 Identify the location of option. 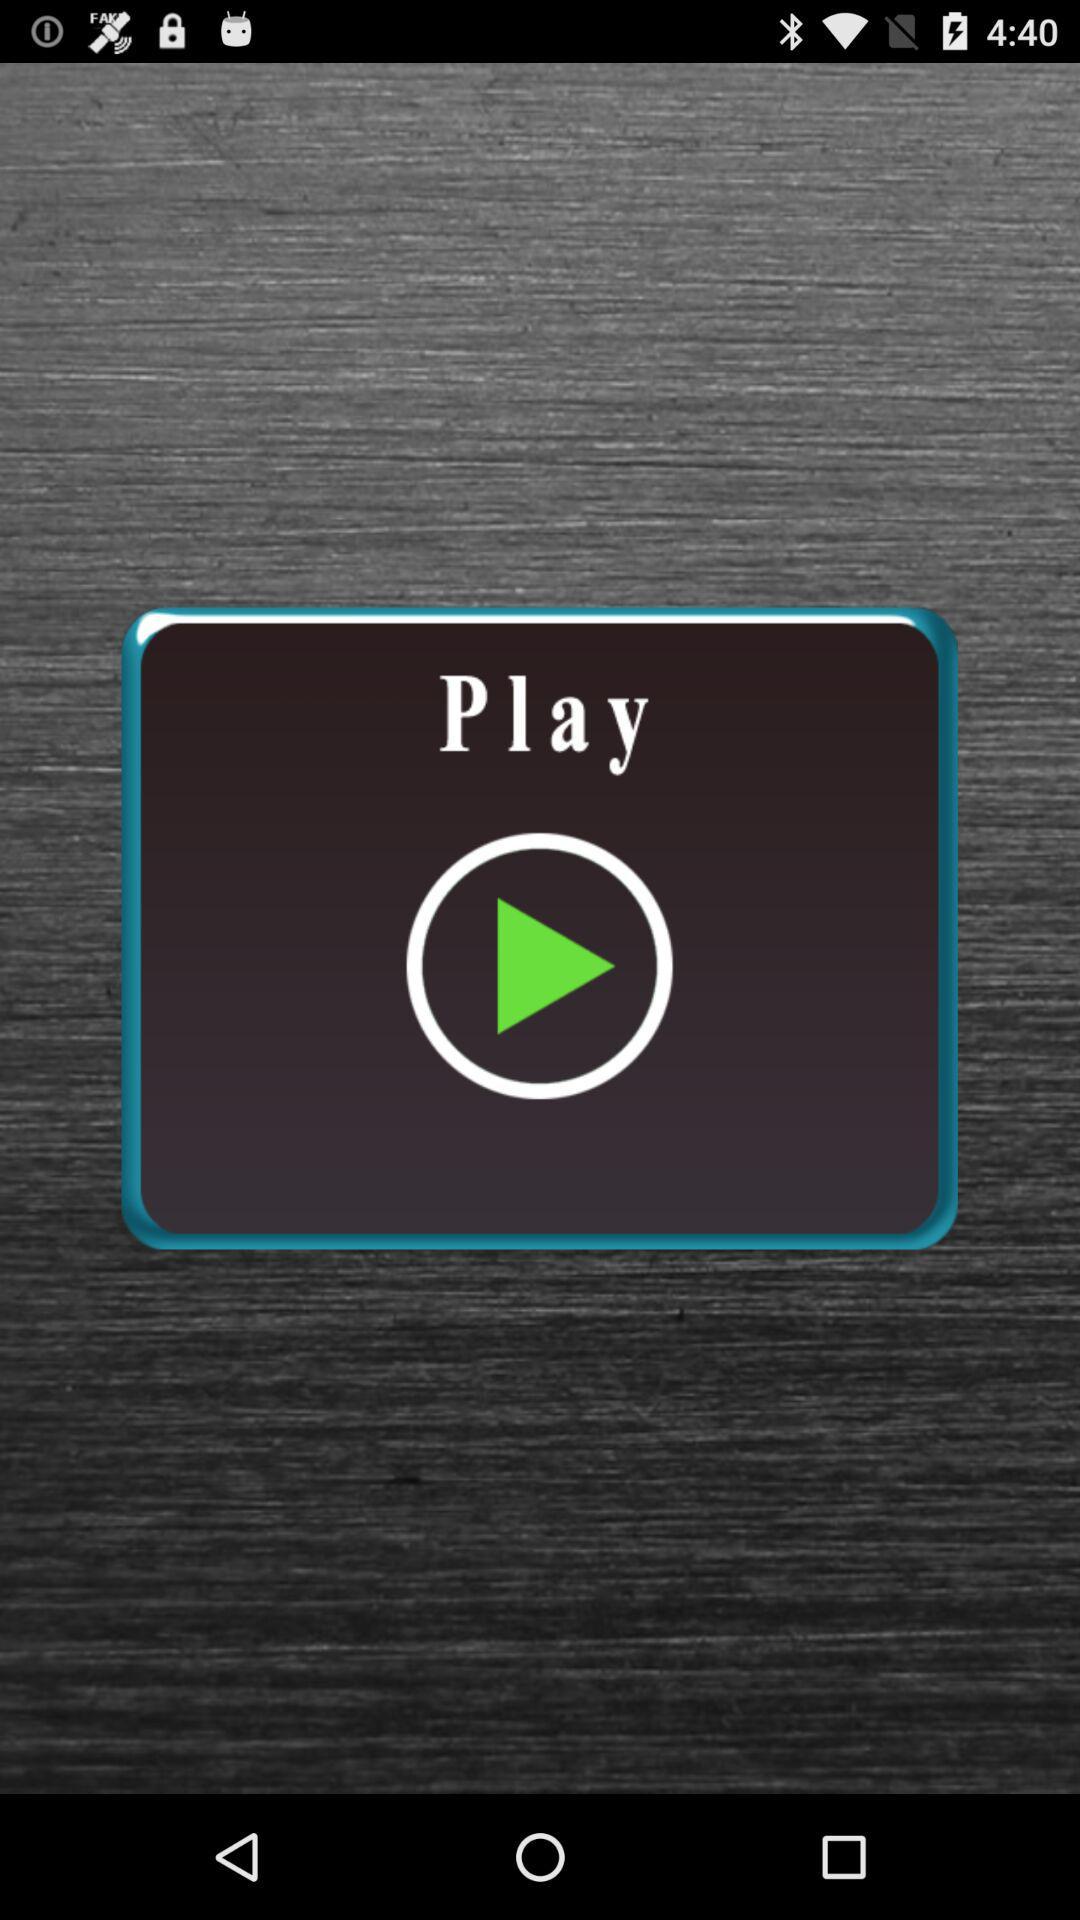
(538, 927).